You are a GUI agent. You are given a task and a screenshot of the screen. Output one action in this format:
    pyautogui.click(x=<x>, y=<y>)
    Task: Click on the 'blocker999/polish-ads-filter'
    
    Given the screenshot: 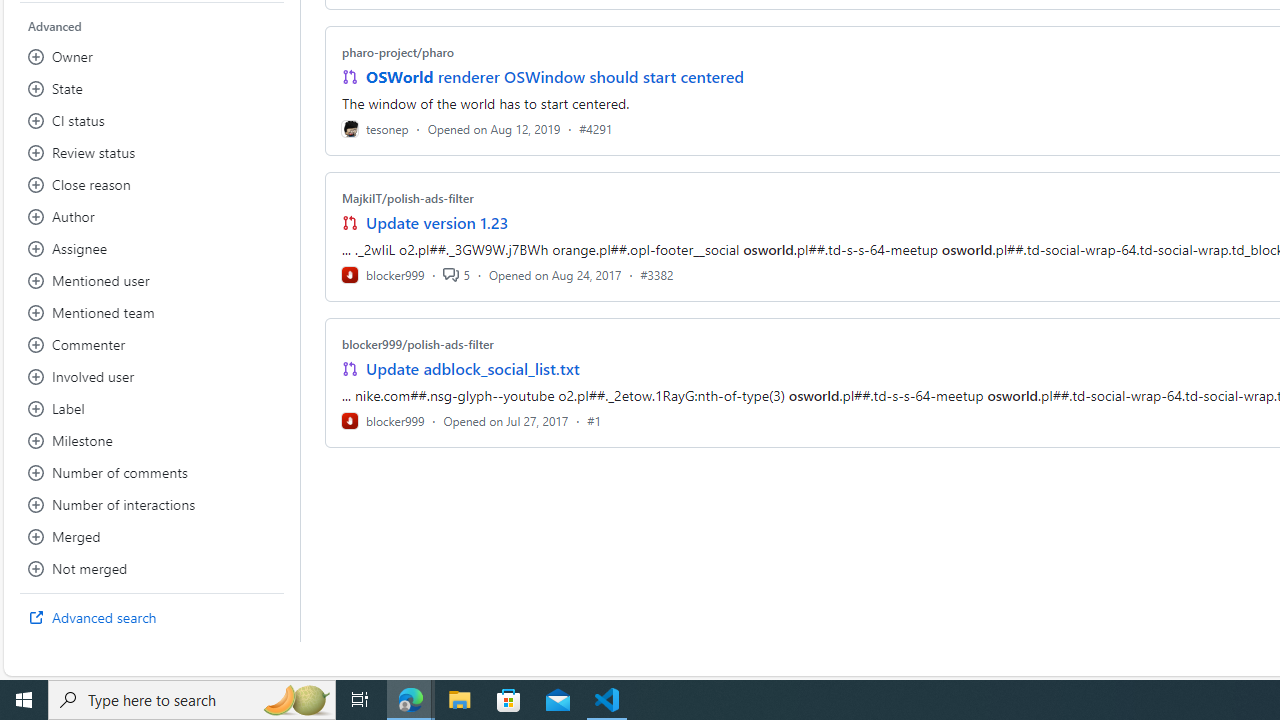 What is the action you would take?
    pyautogui.click(x=416, y=342)
    